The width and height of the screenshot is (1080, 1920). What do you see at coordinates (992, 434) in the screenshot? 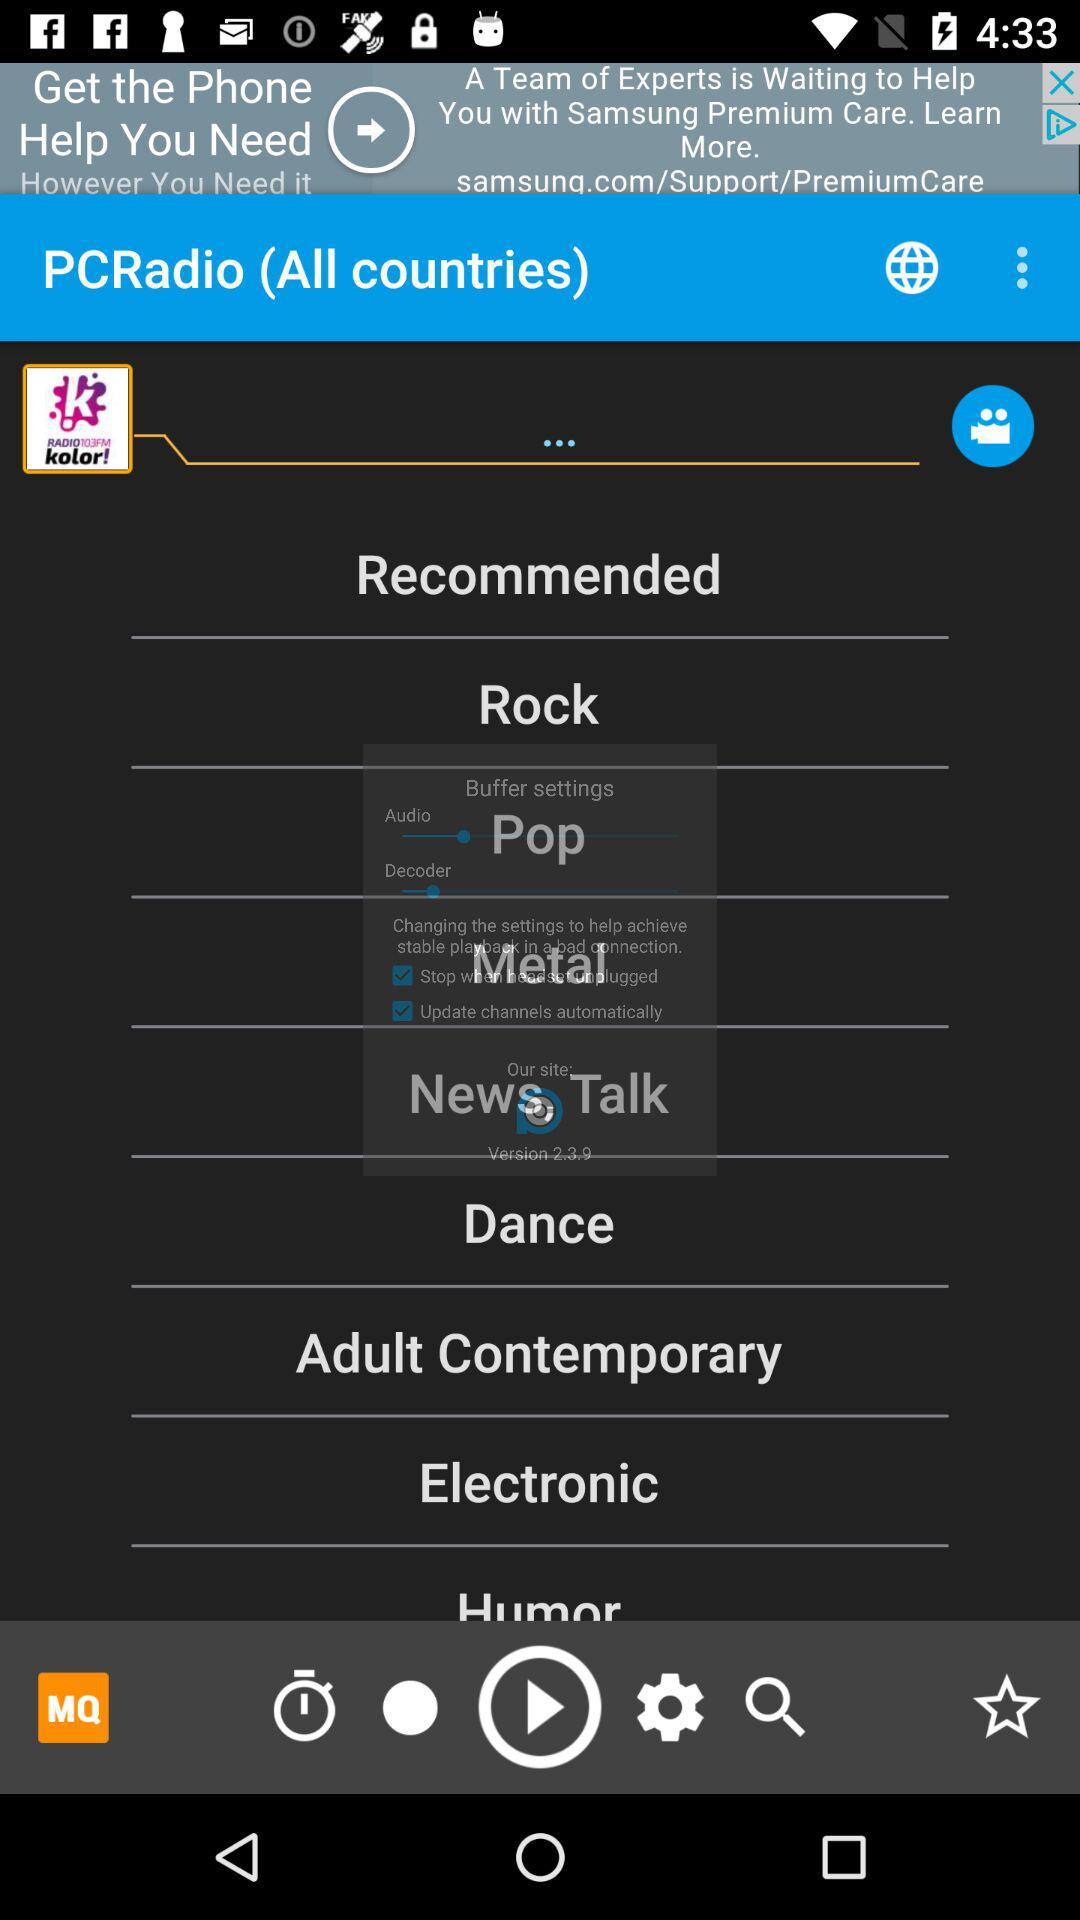
I see `the group icon` at bounding box center [992, 434].